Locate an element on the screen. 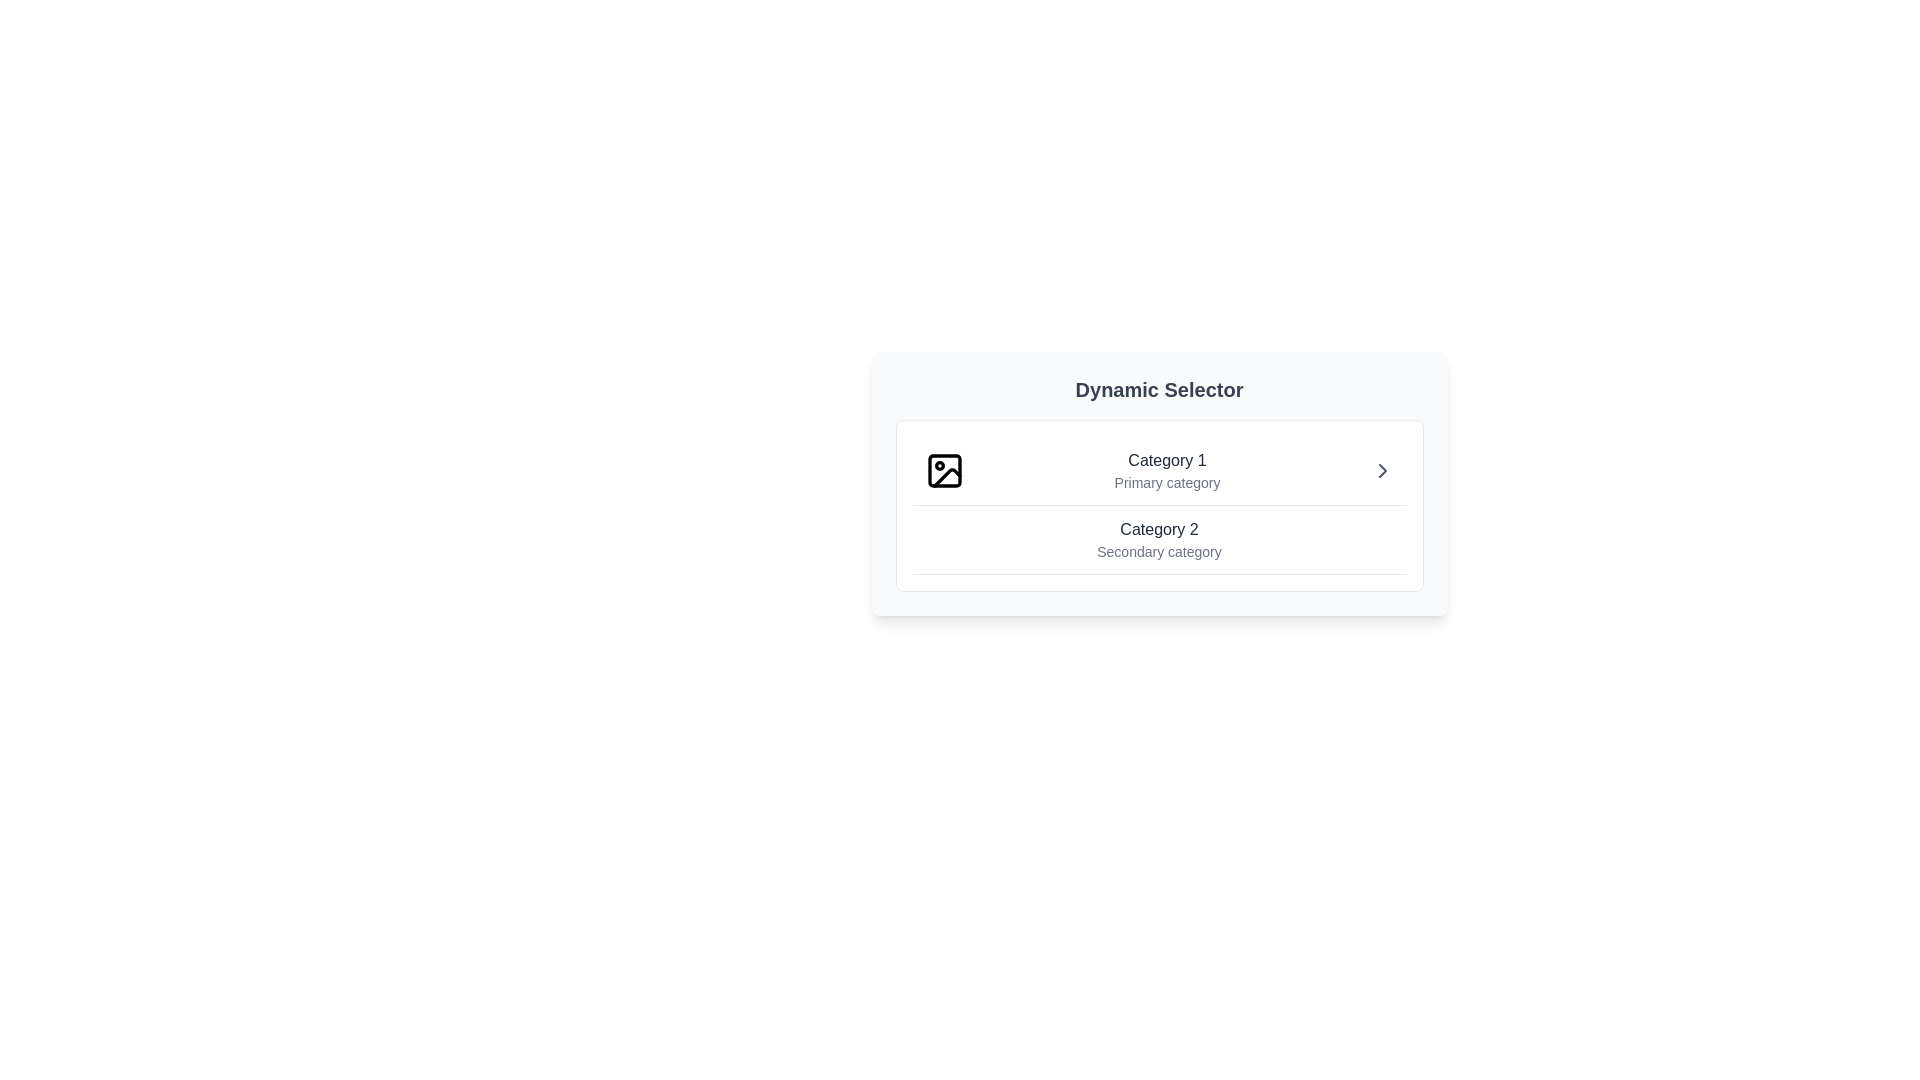 This screenshot has width=1920, height=1080. the second selectable list item labeled 'Category 2' with the subtitle 'Secondary category' is located at coordinates (1159, 540).